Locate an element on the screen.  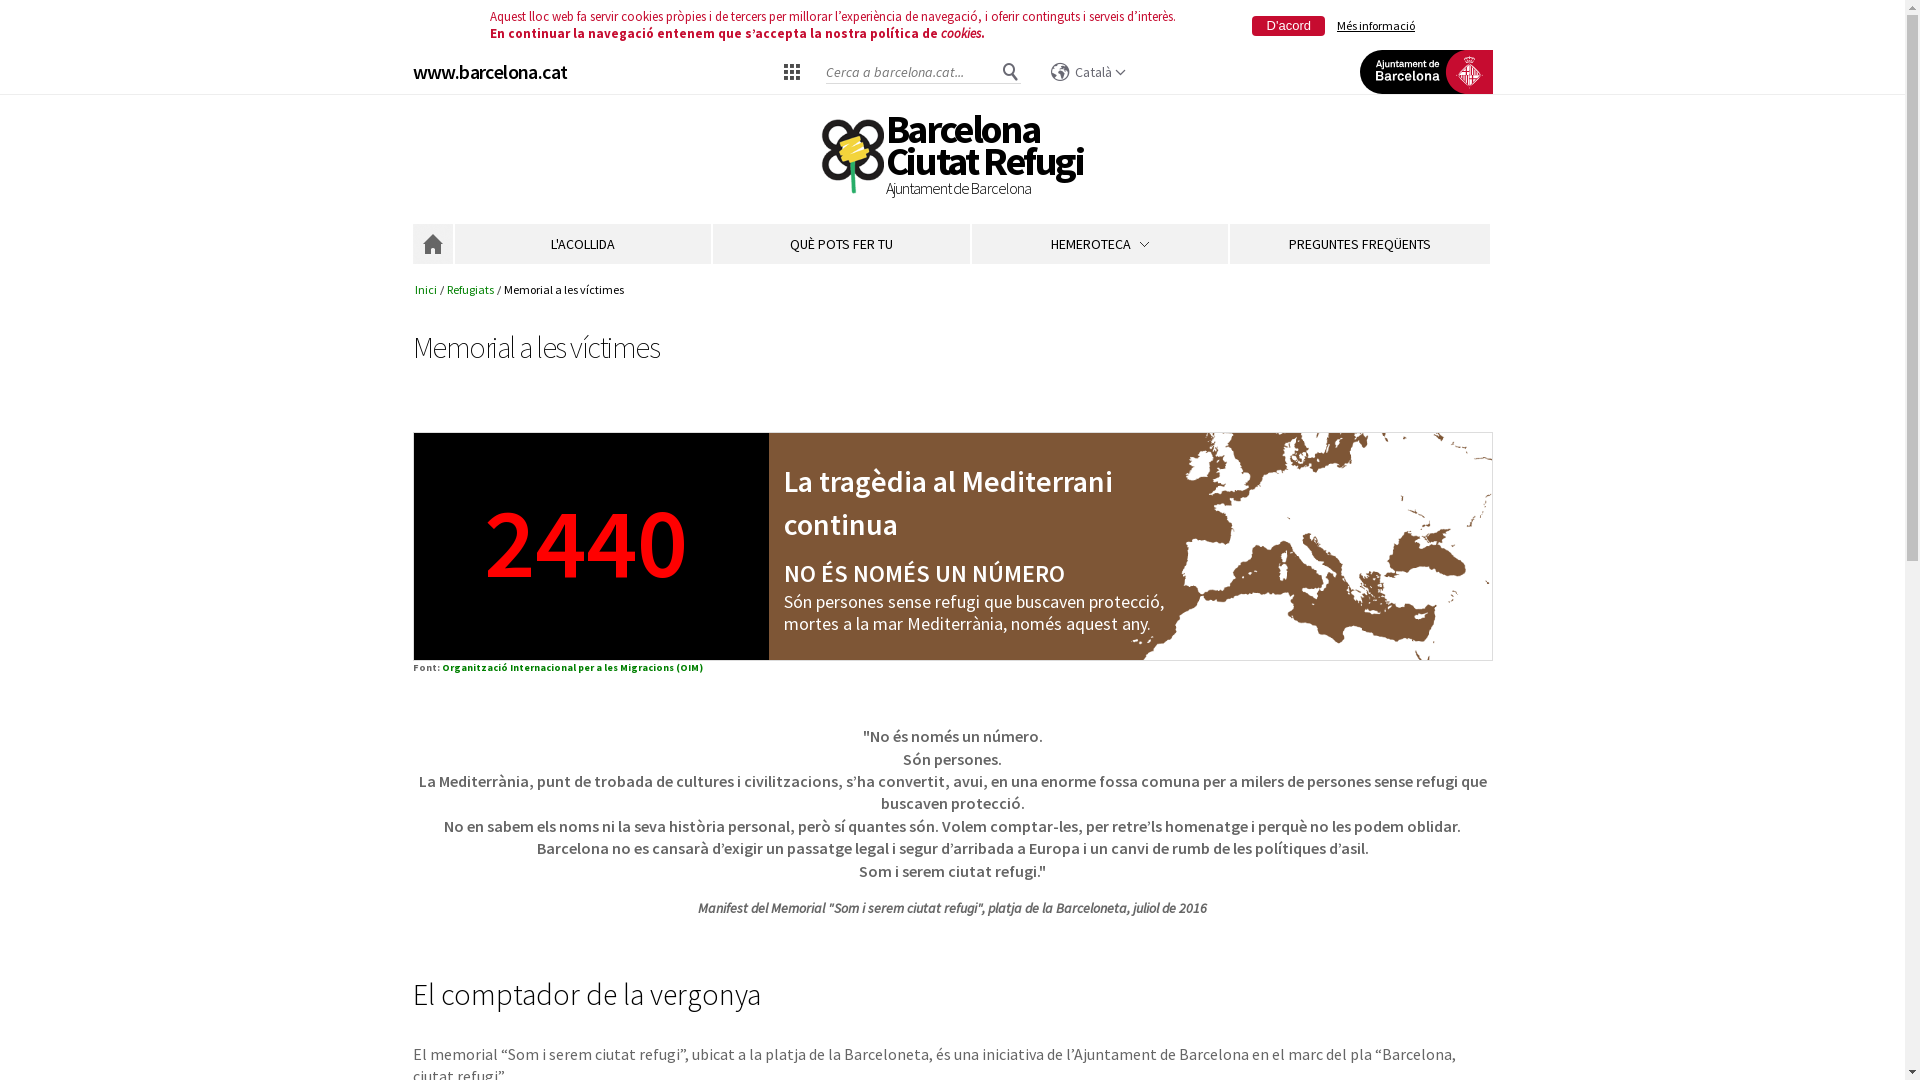
'L'ACOLLIDA' is located at coordinates (580, 242).